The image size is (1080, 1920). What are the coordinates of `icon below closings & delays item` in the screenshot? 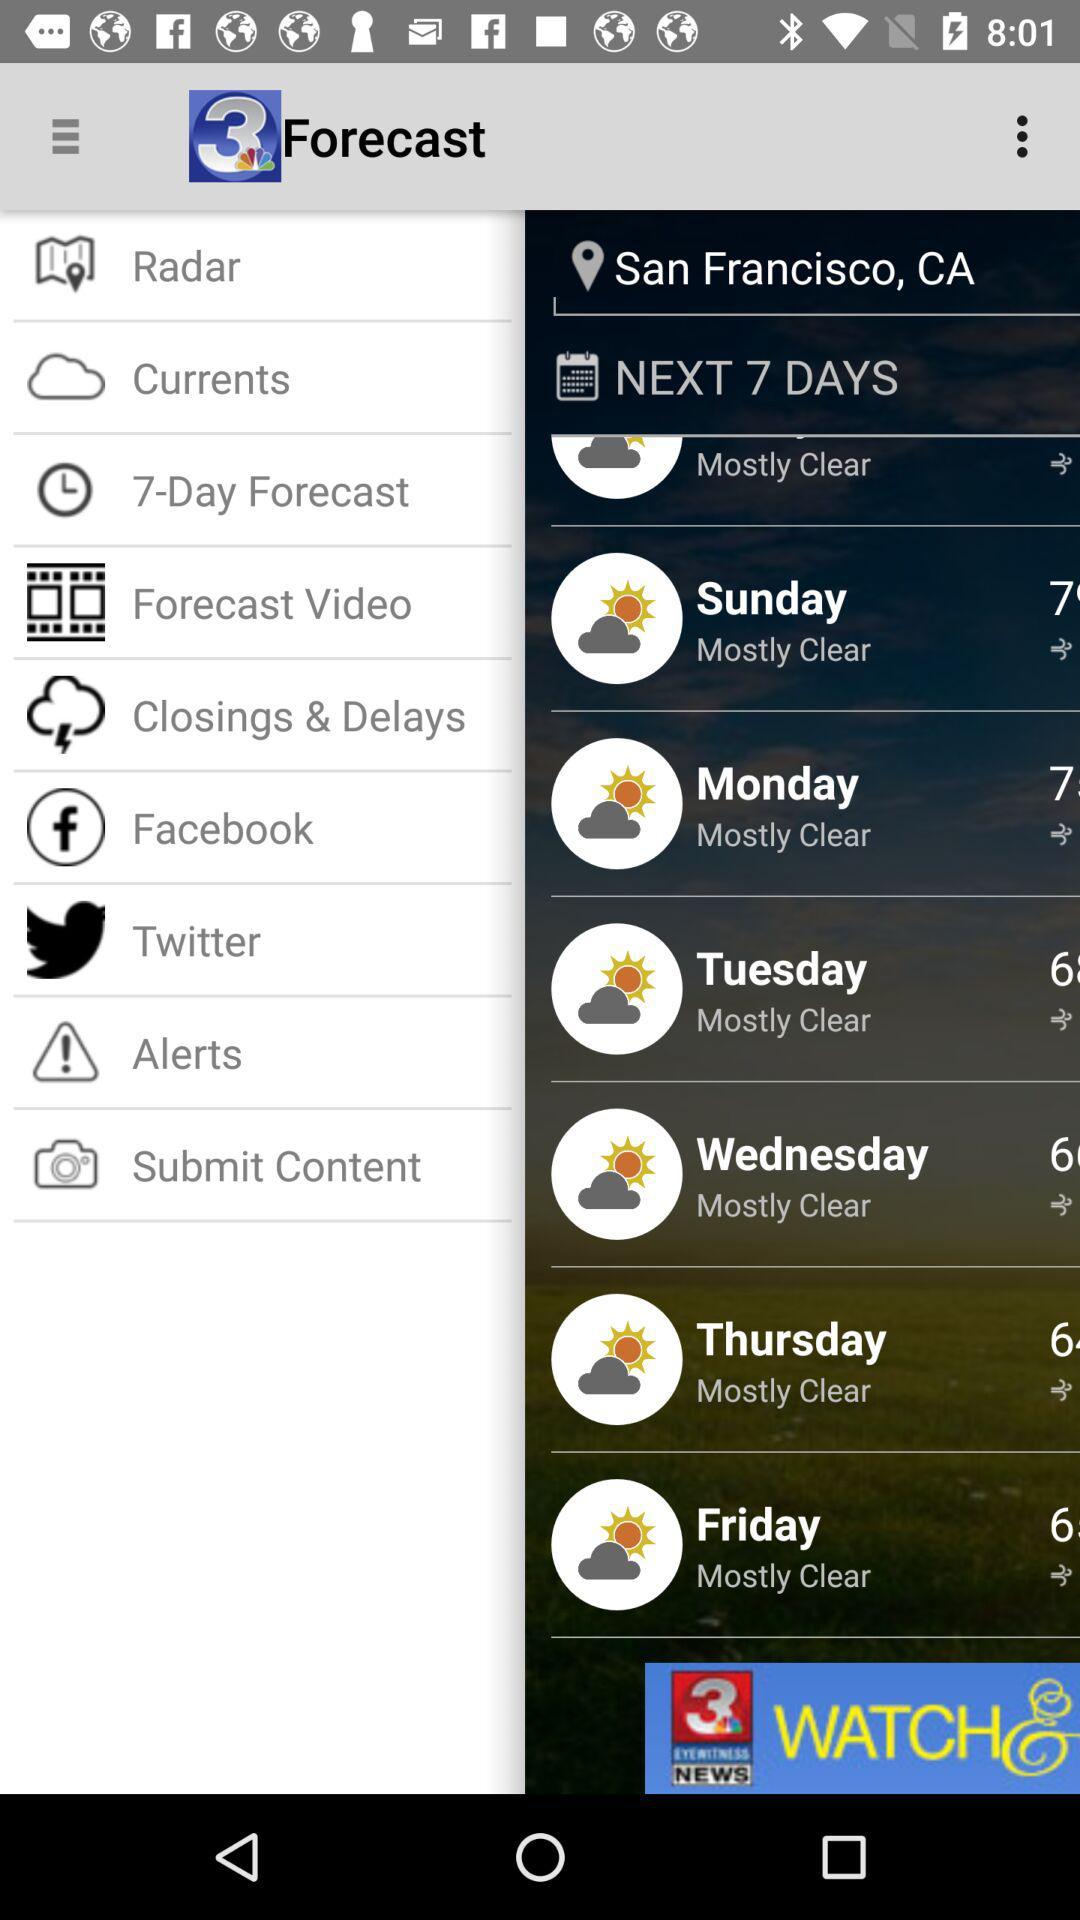 It's located at (315, 827).